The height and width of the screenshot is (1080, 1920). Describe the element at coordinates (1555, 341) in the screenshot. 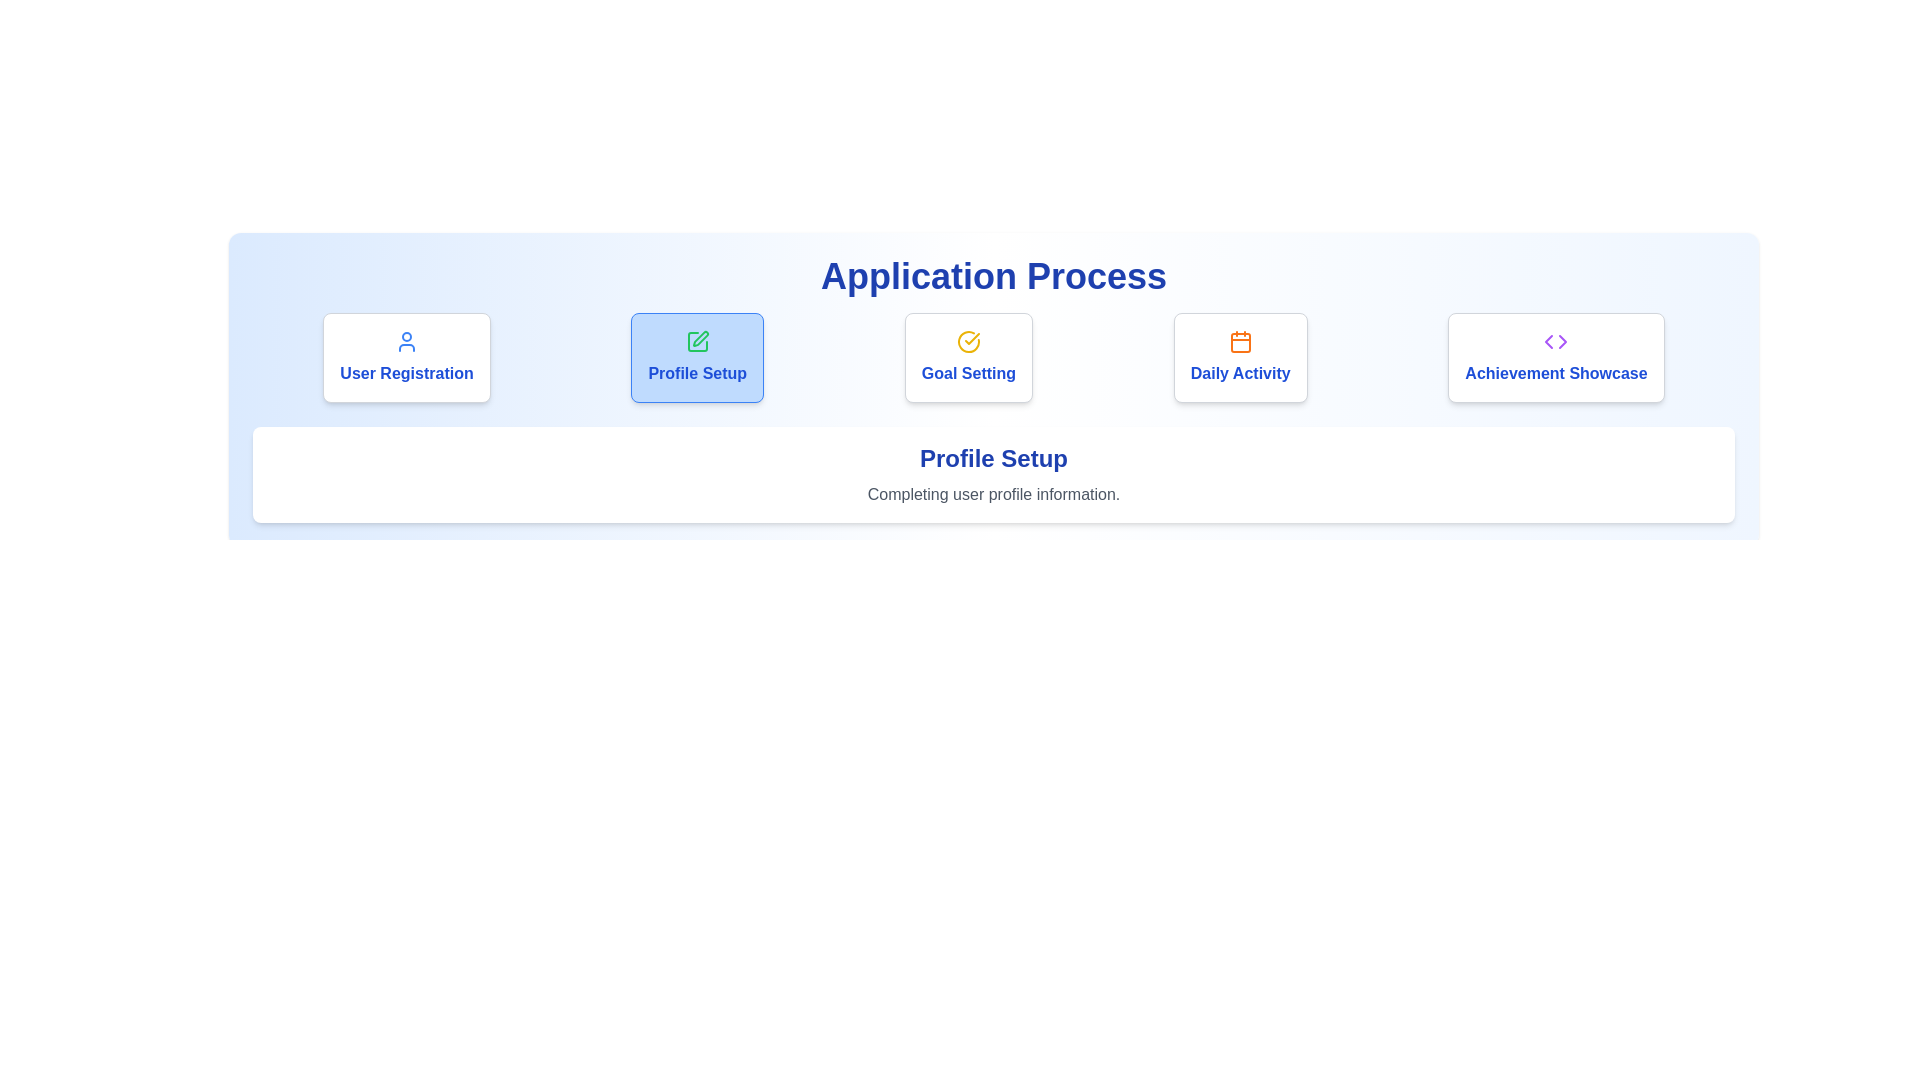

I see `the achievement icon located at the rightmost position within the 'Achievement Showcase' card` at that location.